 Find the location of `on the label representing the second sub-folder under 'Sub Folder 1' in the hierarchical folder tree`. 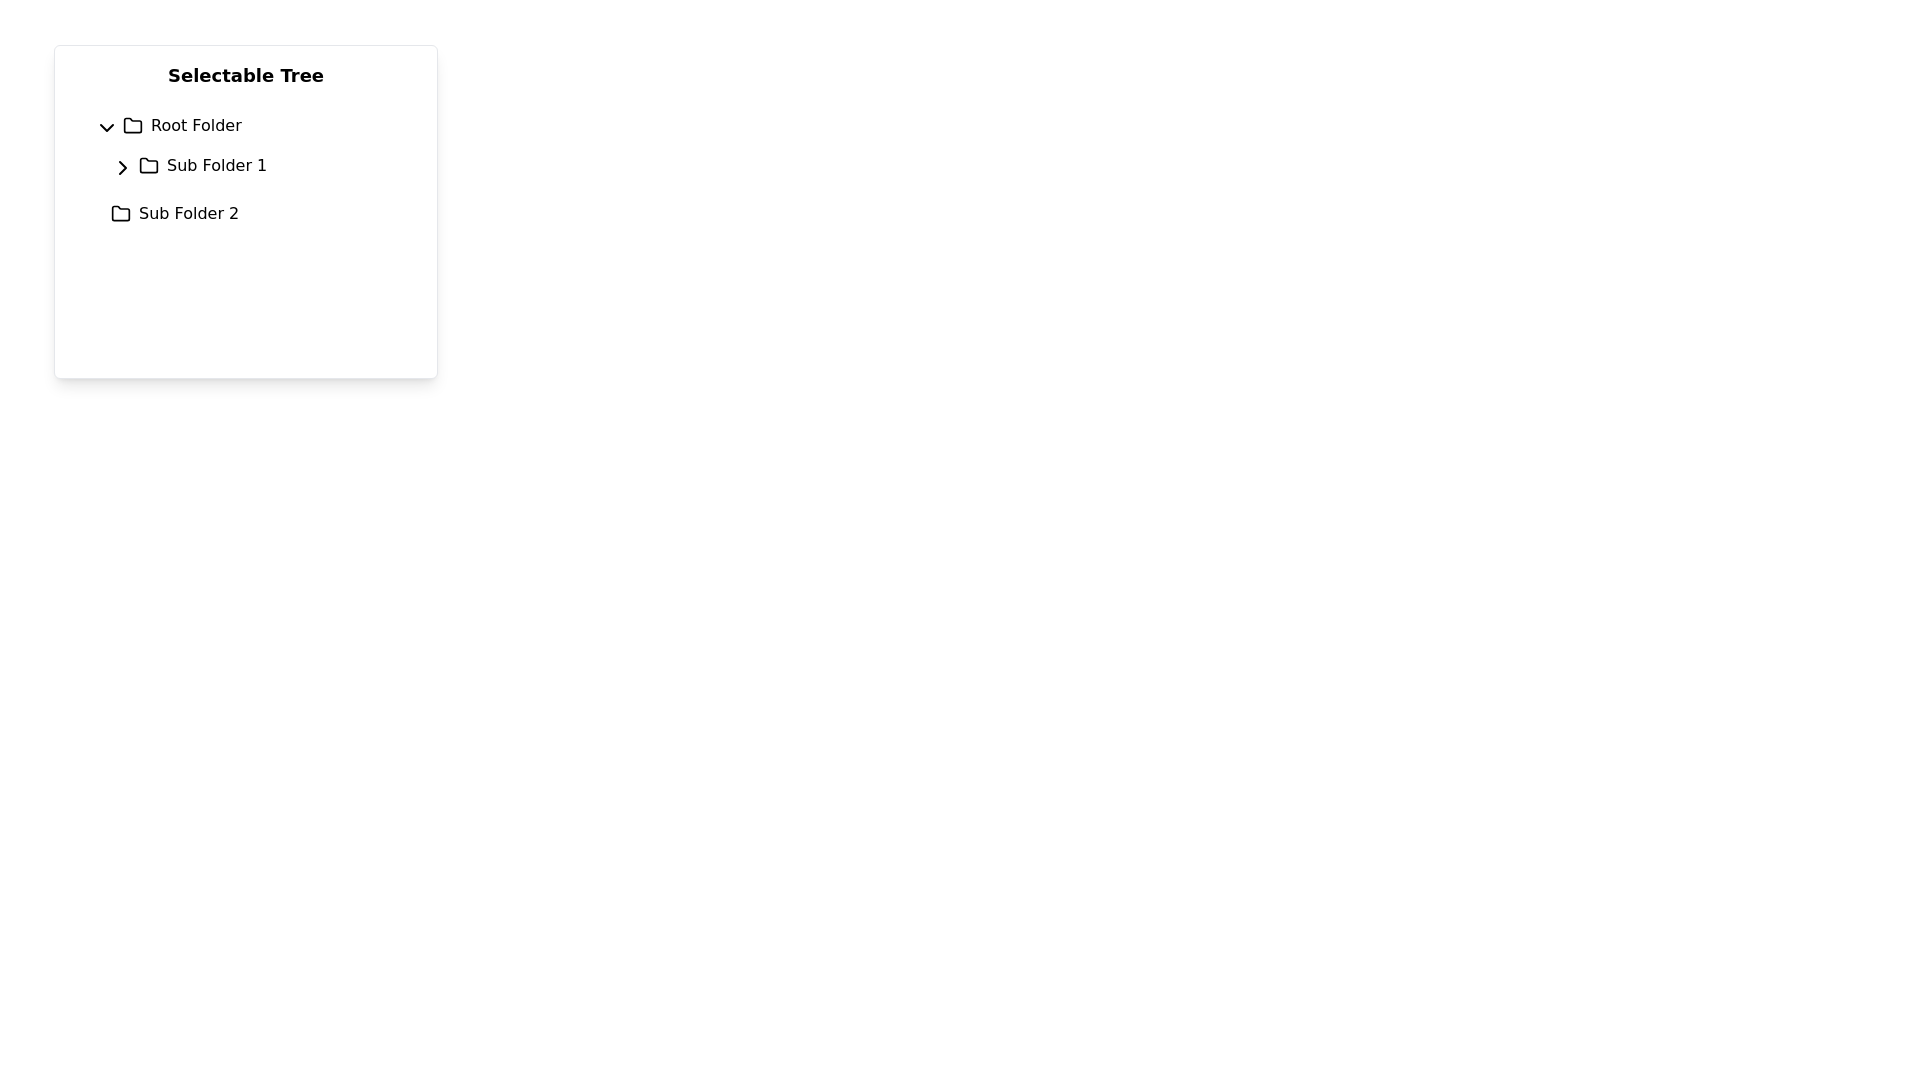

on the label representing the second sub-folder under 'Sub Folder 1' in the hierarchical folder tree is located at coordinates (189, 213).